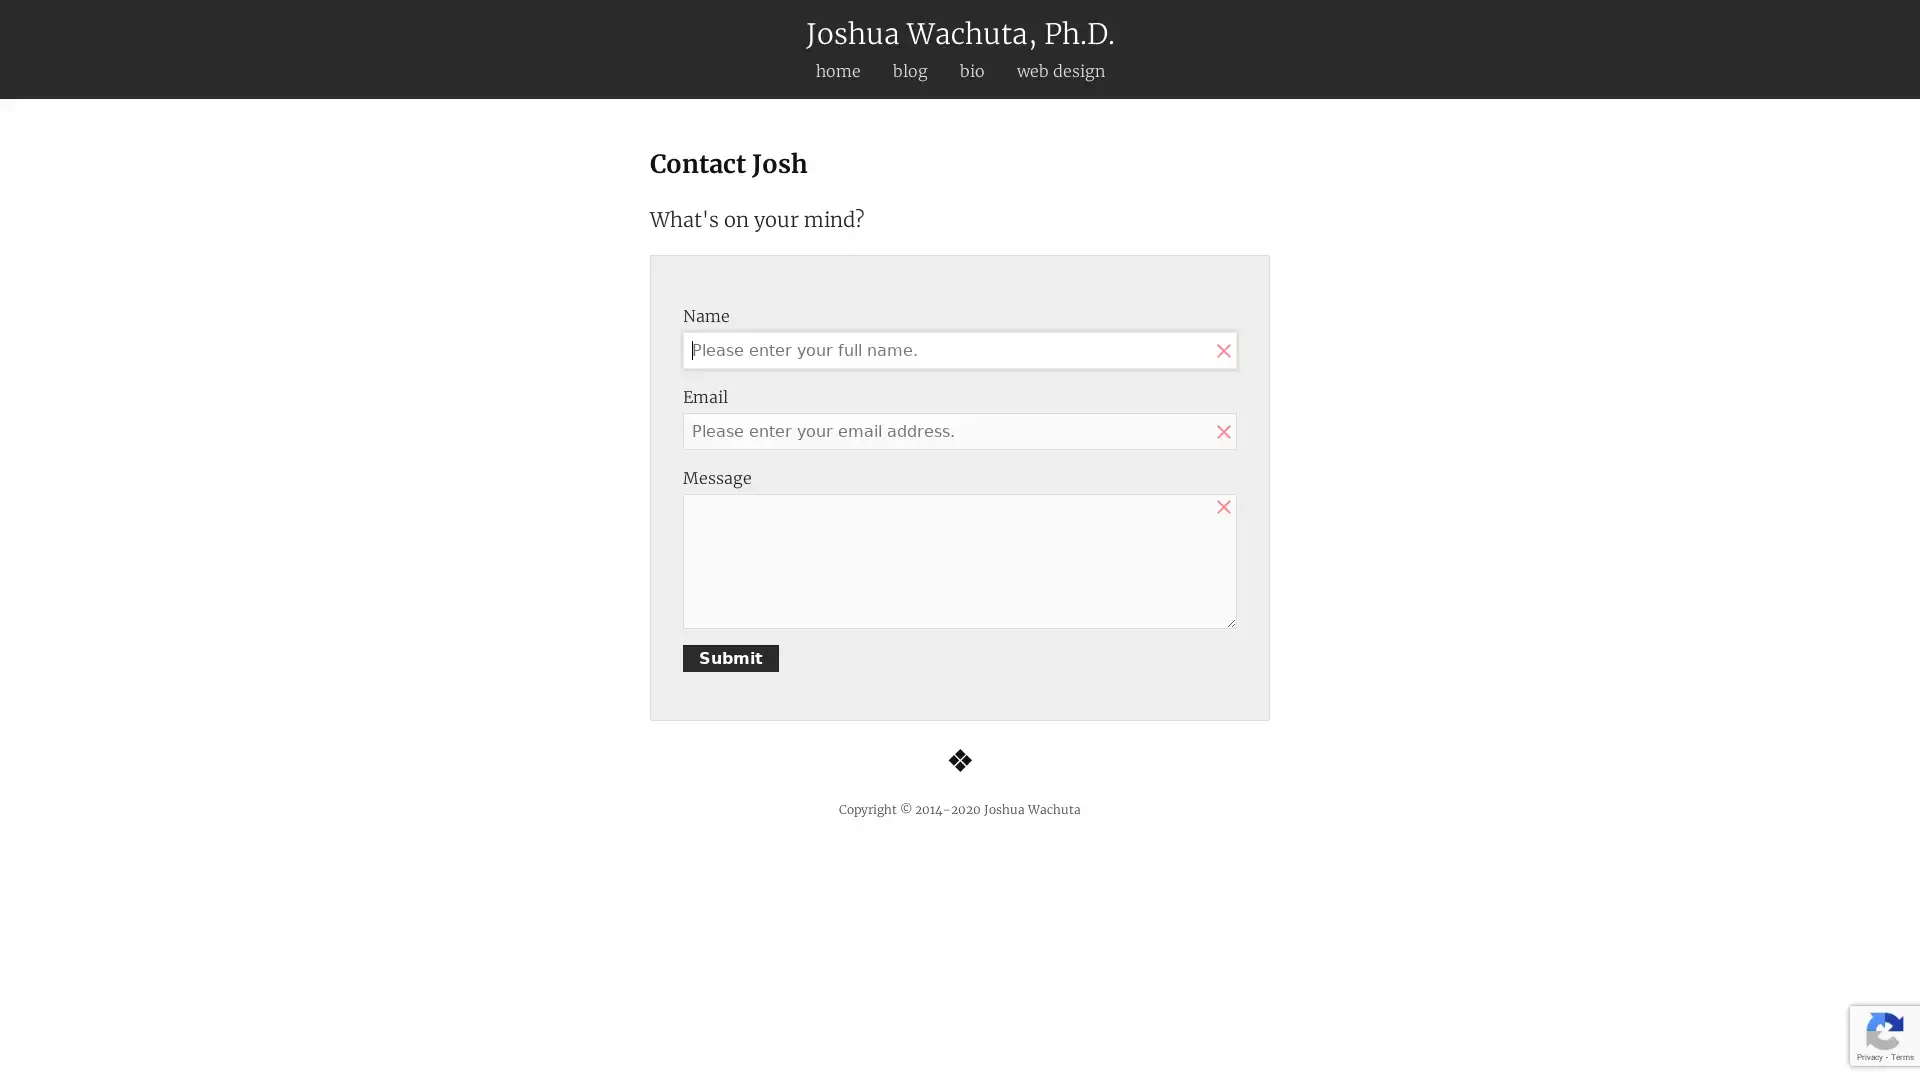  What do you see at coordinates (729, 657) in the screenshot?
I see `Submit` at bounding box center [729, 657].